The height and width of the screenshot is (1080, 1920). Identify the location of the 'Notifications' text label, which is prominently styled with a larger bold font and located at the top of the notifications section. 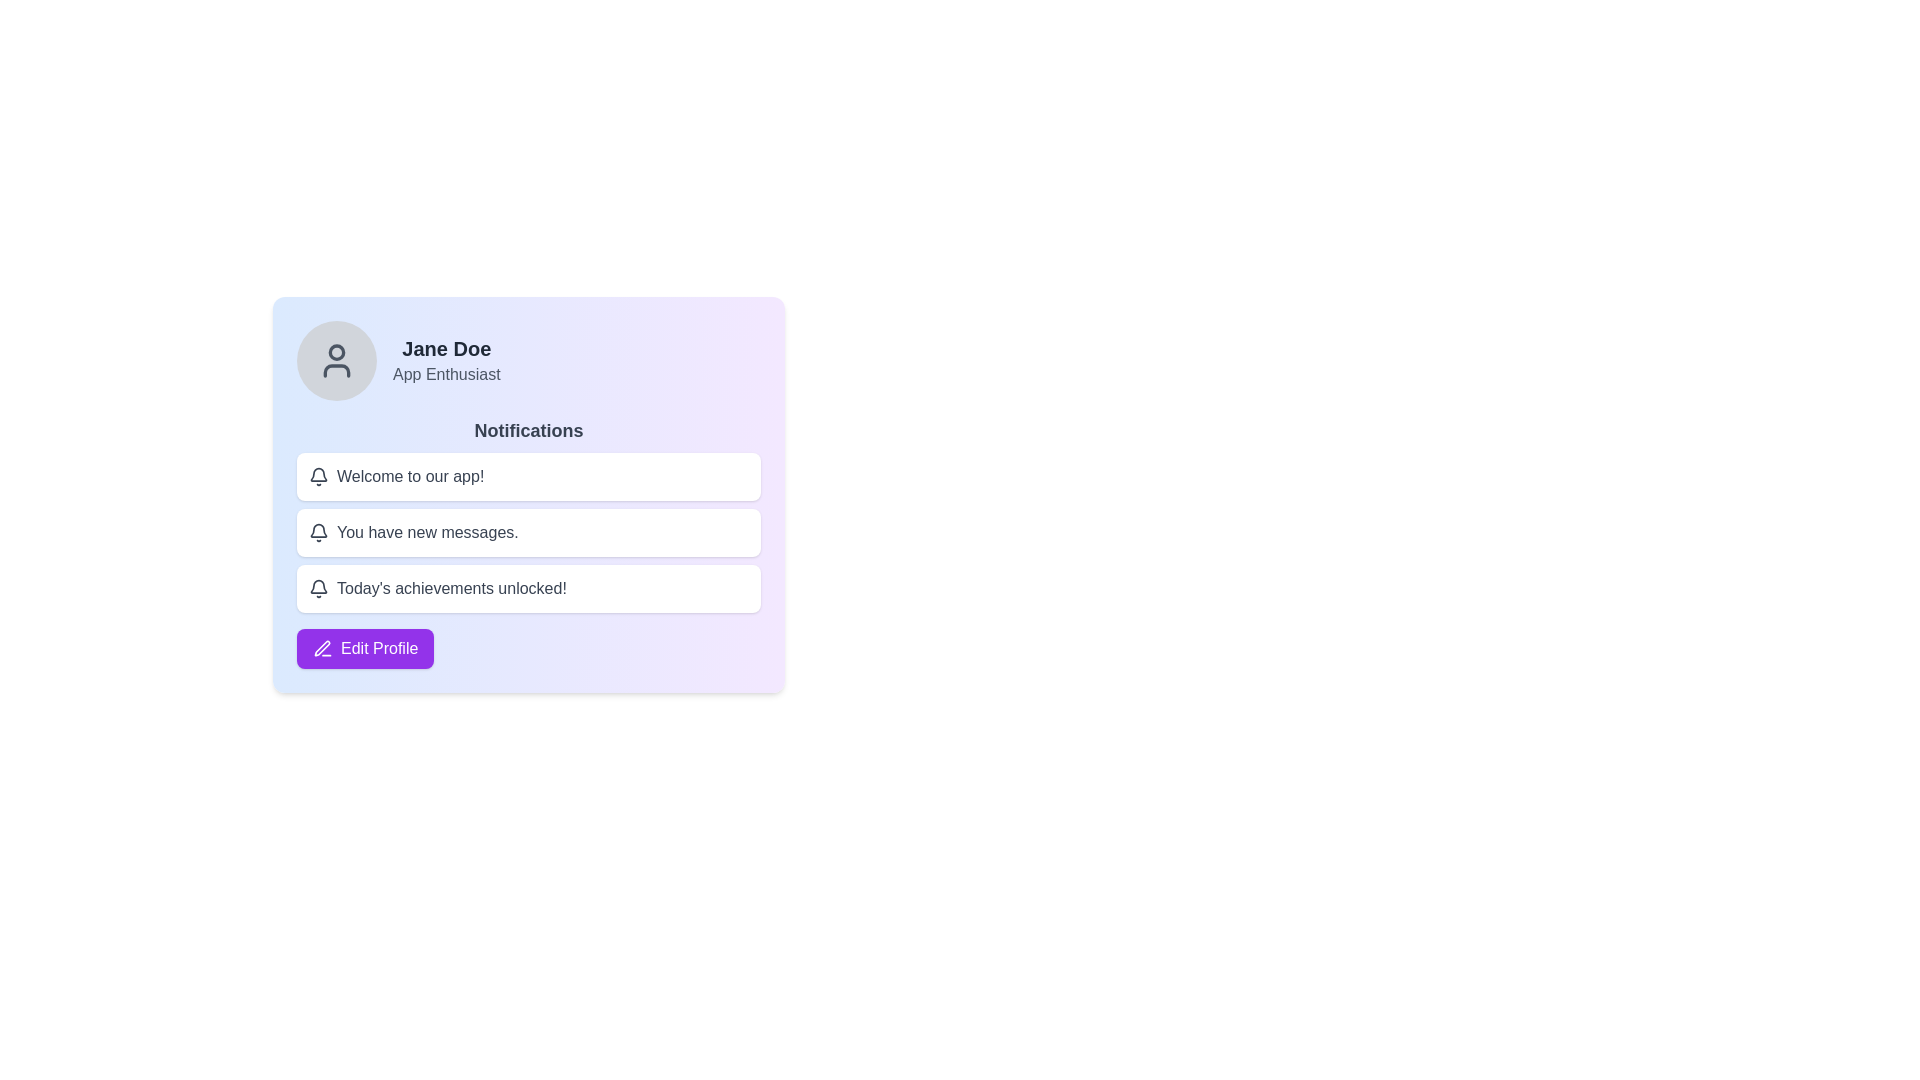
(528, 430).